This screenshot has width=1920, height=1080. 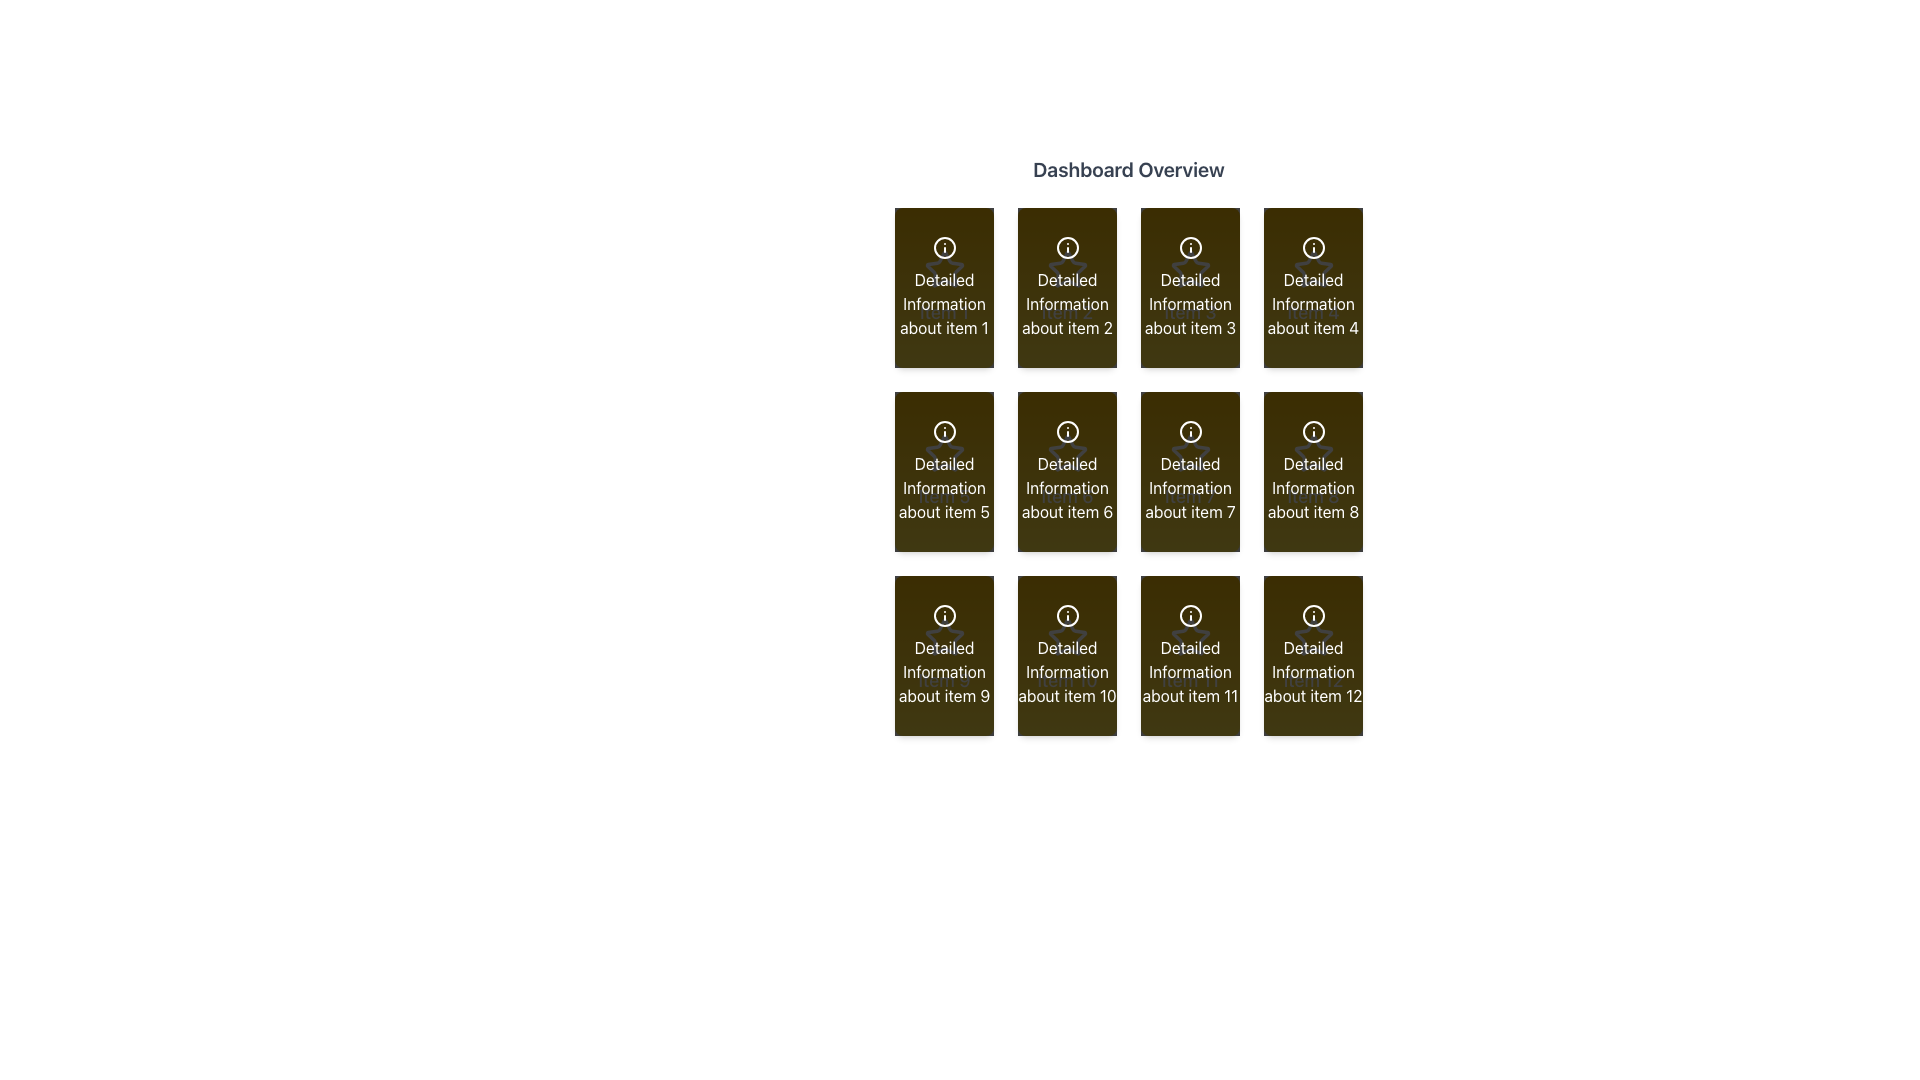 I want to click on the star icon located within the card labeled 'Item 8' for visual feedback, so click(x=1313, y=454).